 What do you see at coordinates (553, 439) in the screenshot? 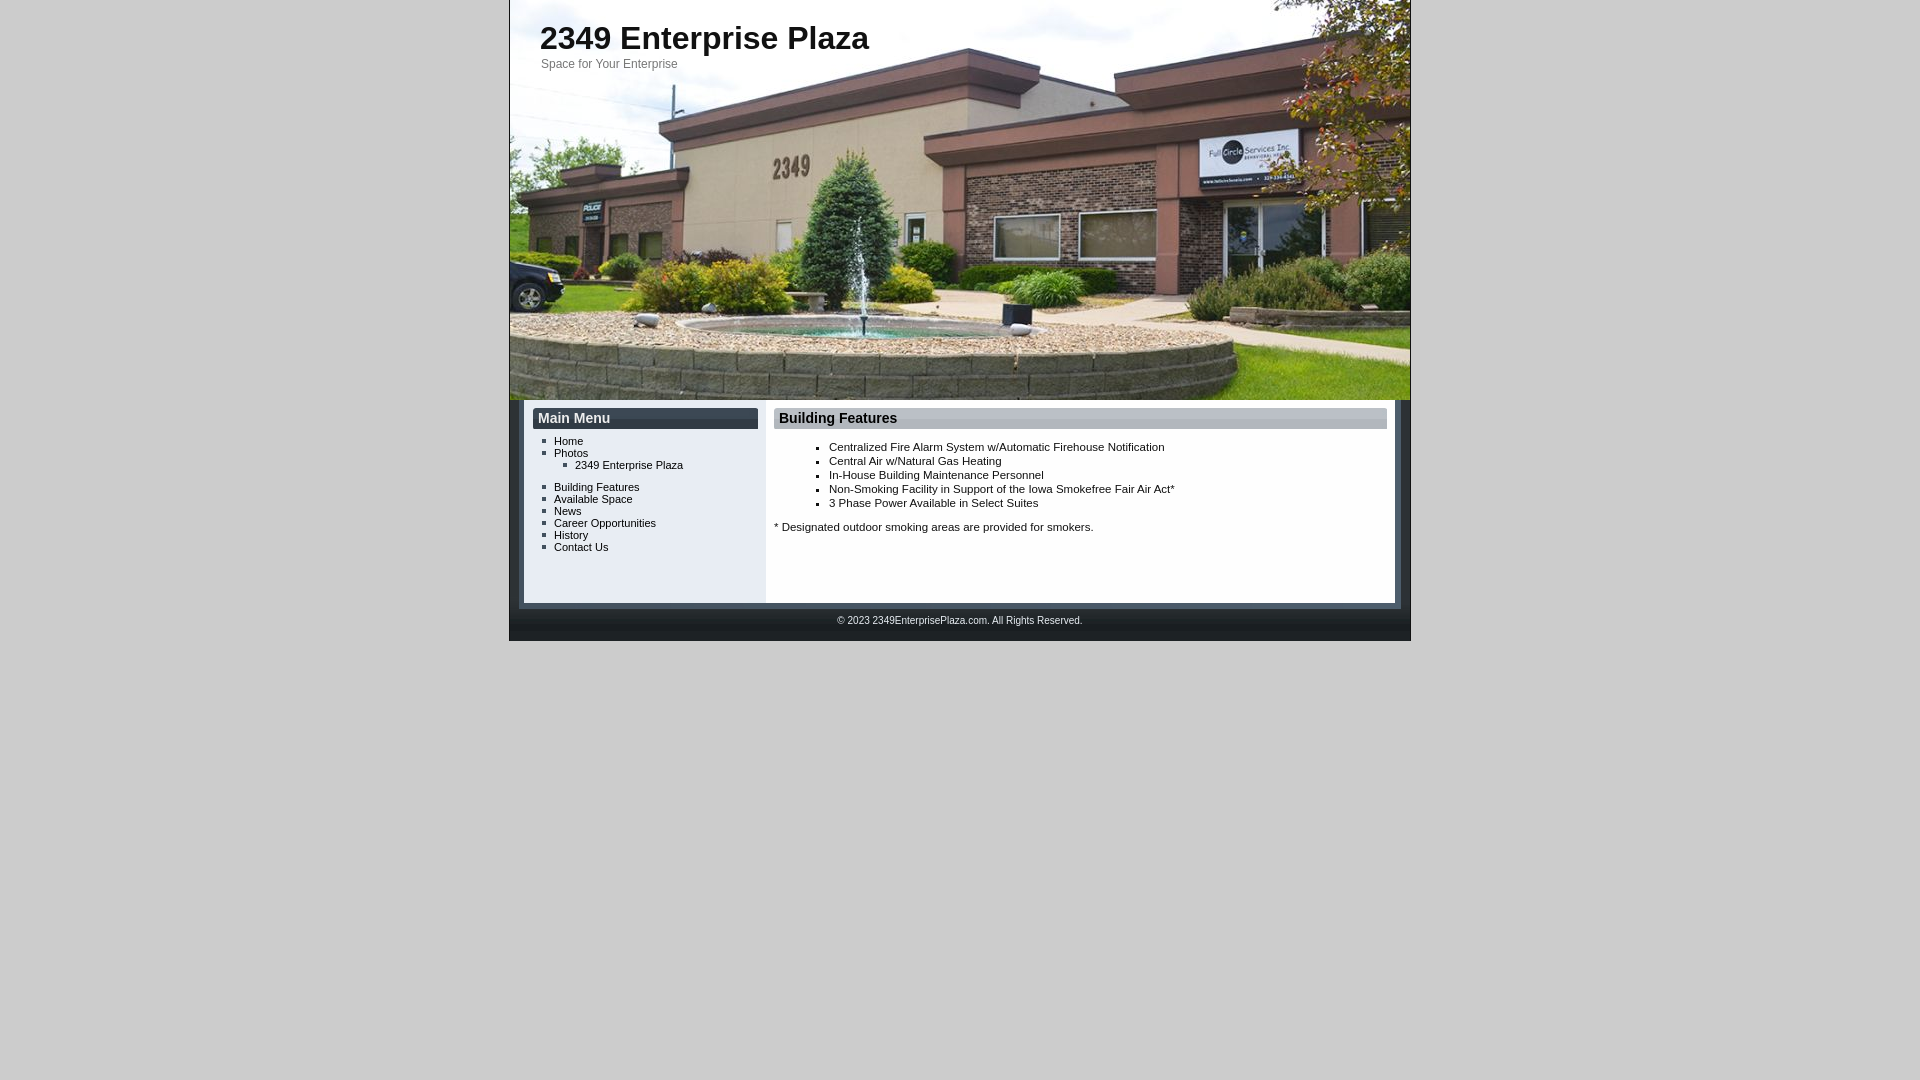
I see `'Home'` at bounding box center [553, 439].